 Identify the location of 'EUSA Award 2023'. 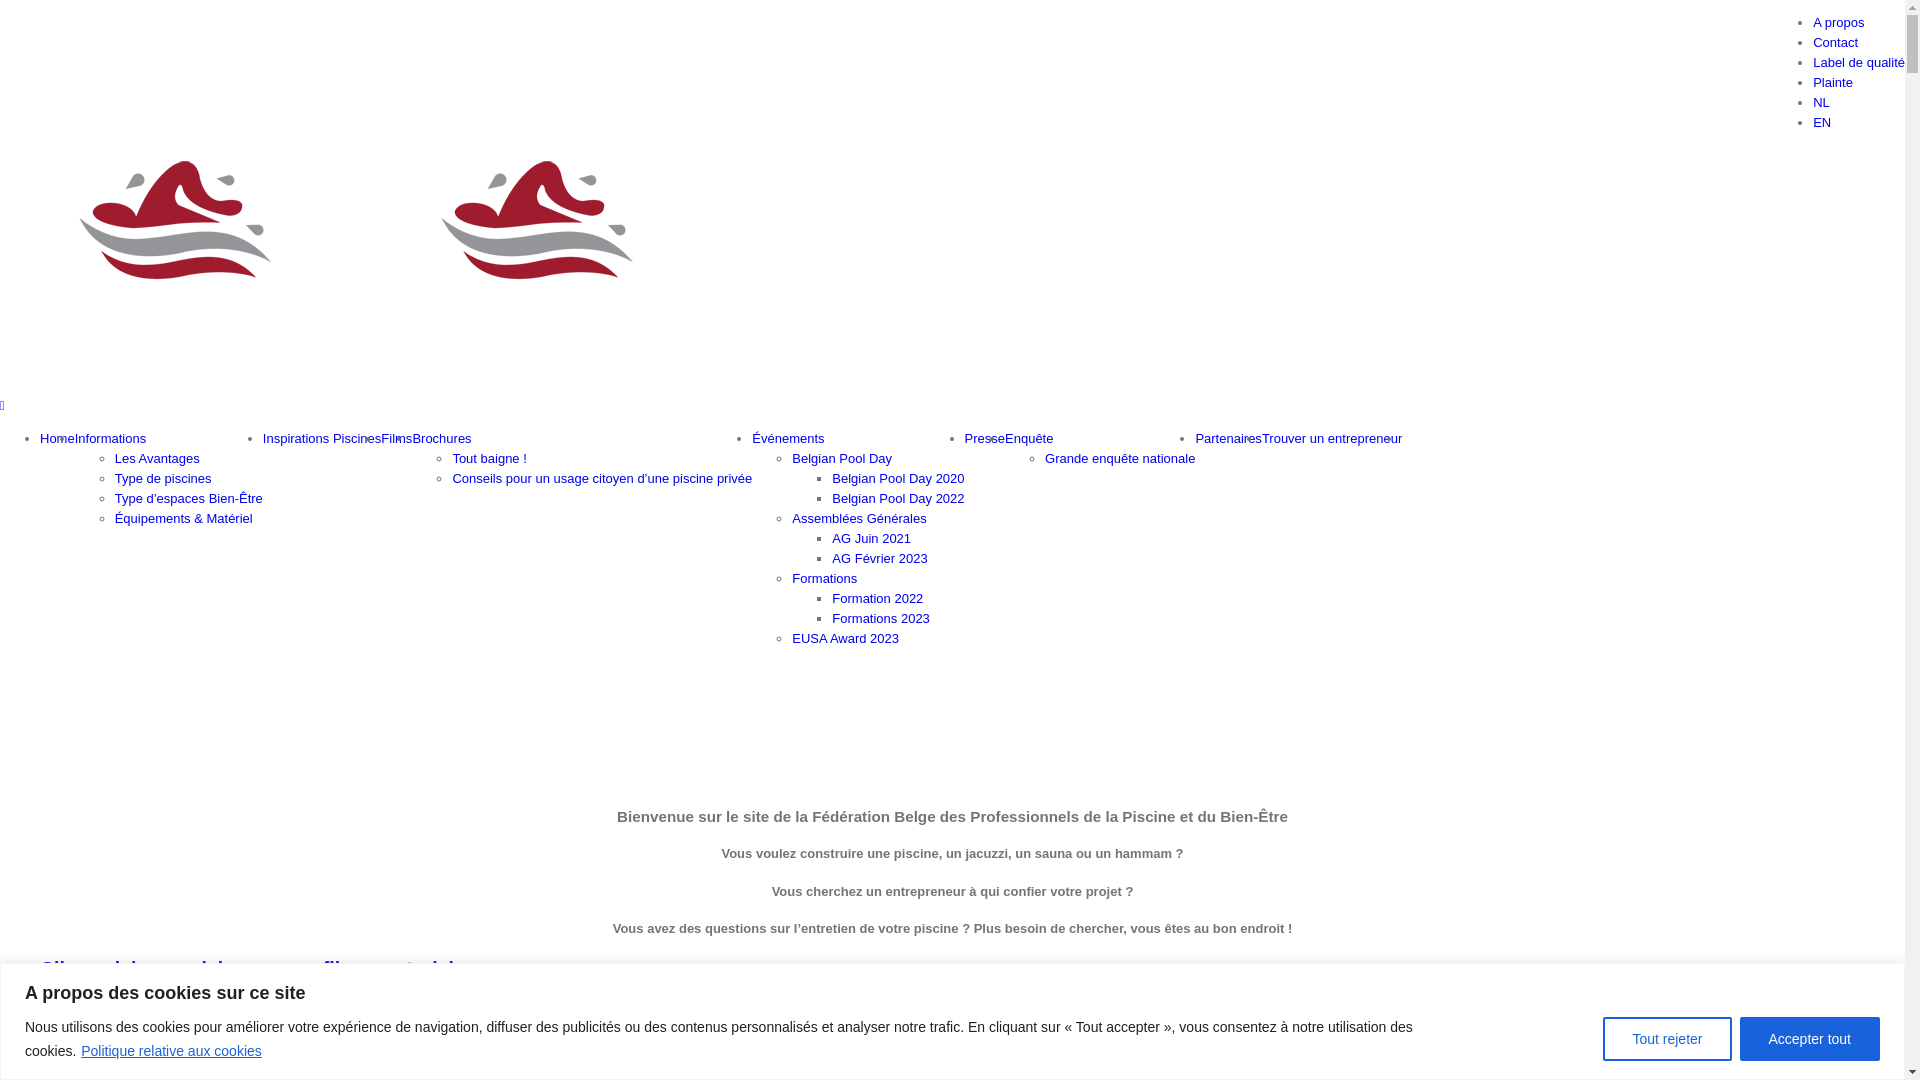
(845, 638).